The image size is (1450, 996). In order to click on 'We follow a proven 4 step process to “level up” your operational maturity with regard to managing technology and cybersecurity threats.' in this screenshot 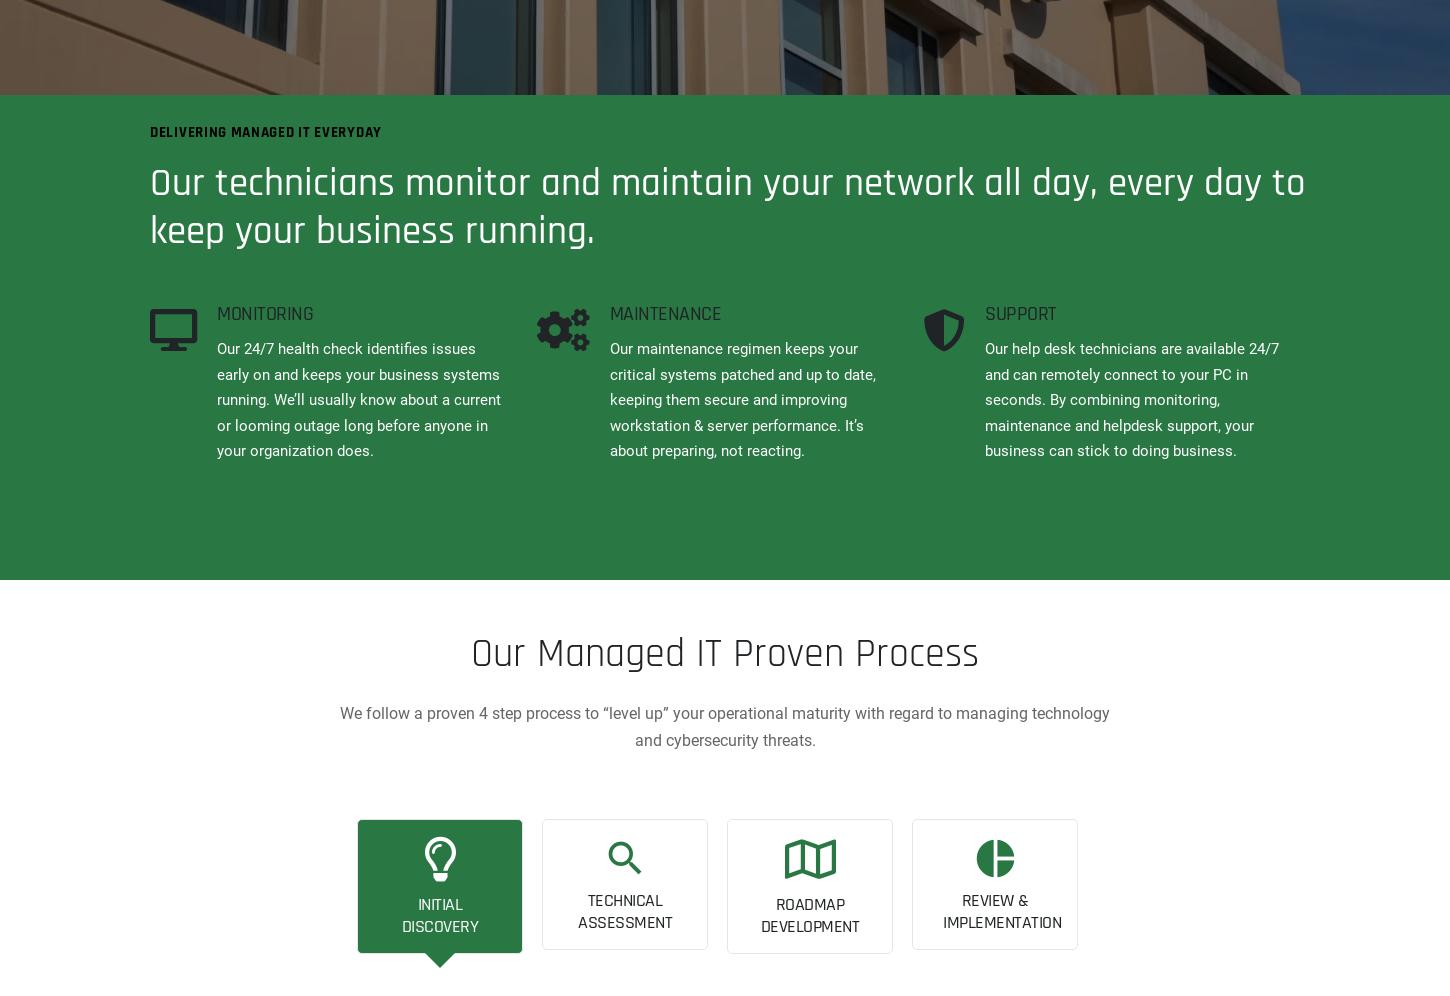, I will do `click(725, 724)`.